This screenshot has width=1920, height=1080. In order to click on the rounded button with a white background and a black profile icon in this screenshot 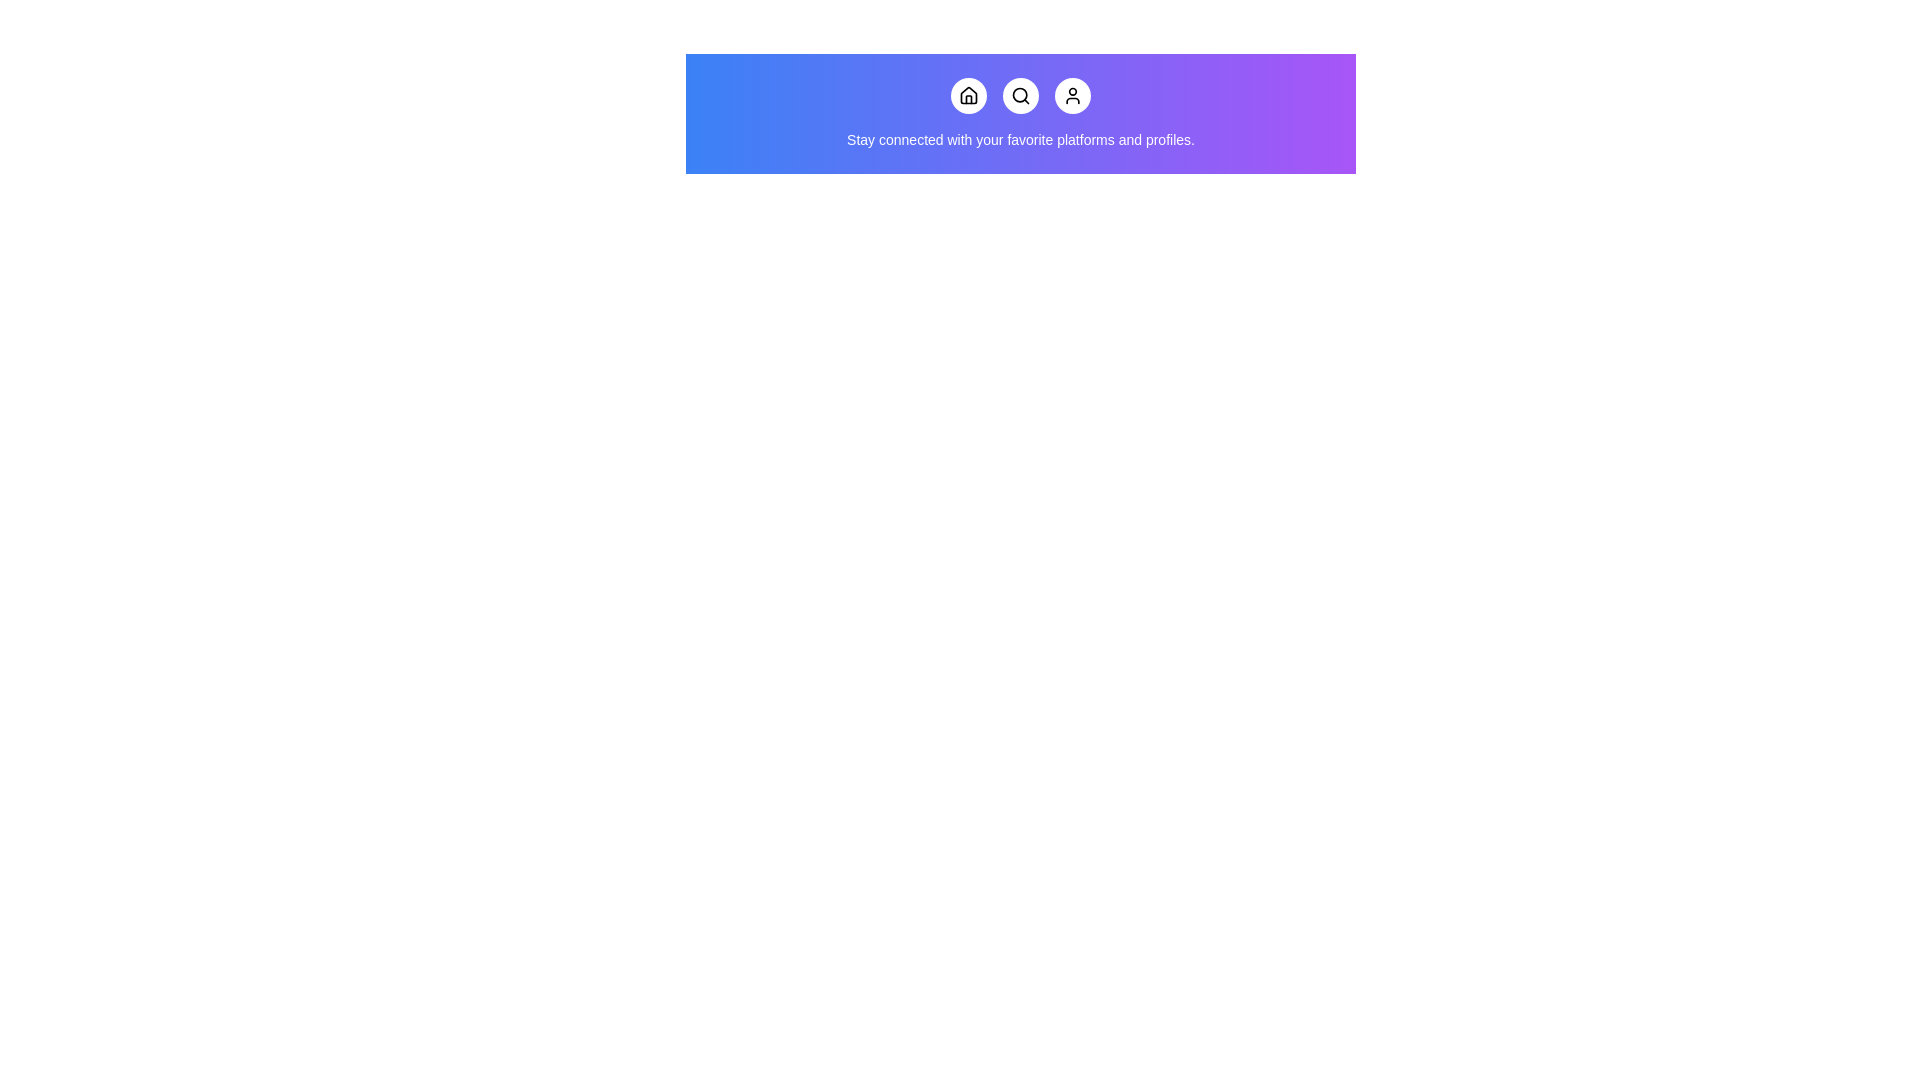, I will do `click(1072, 96)`.